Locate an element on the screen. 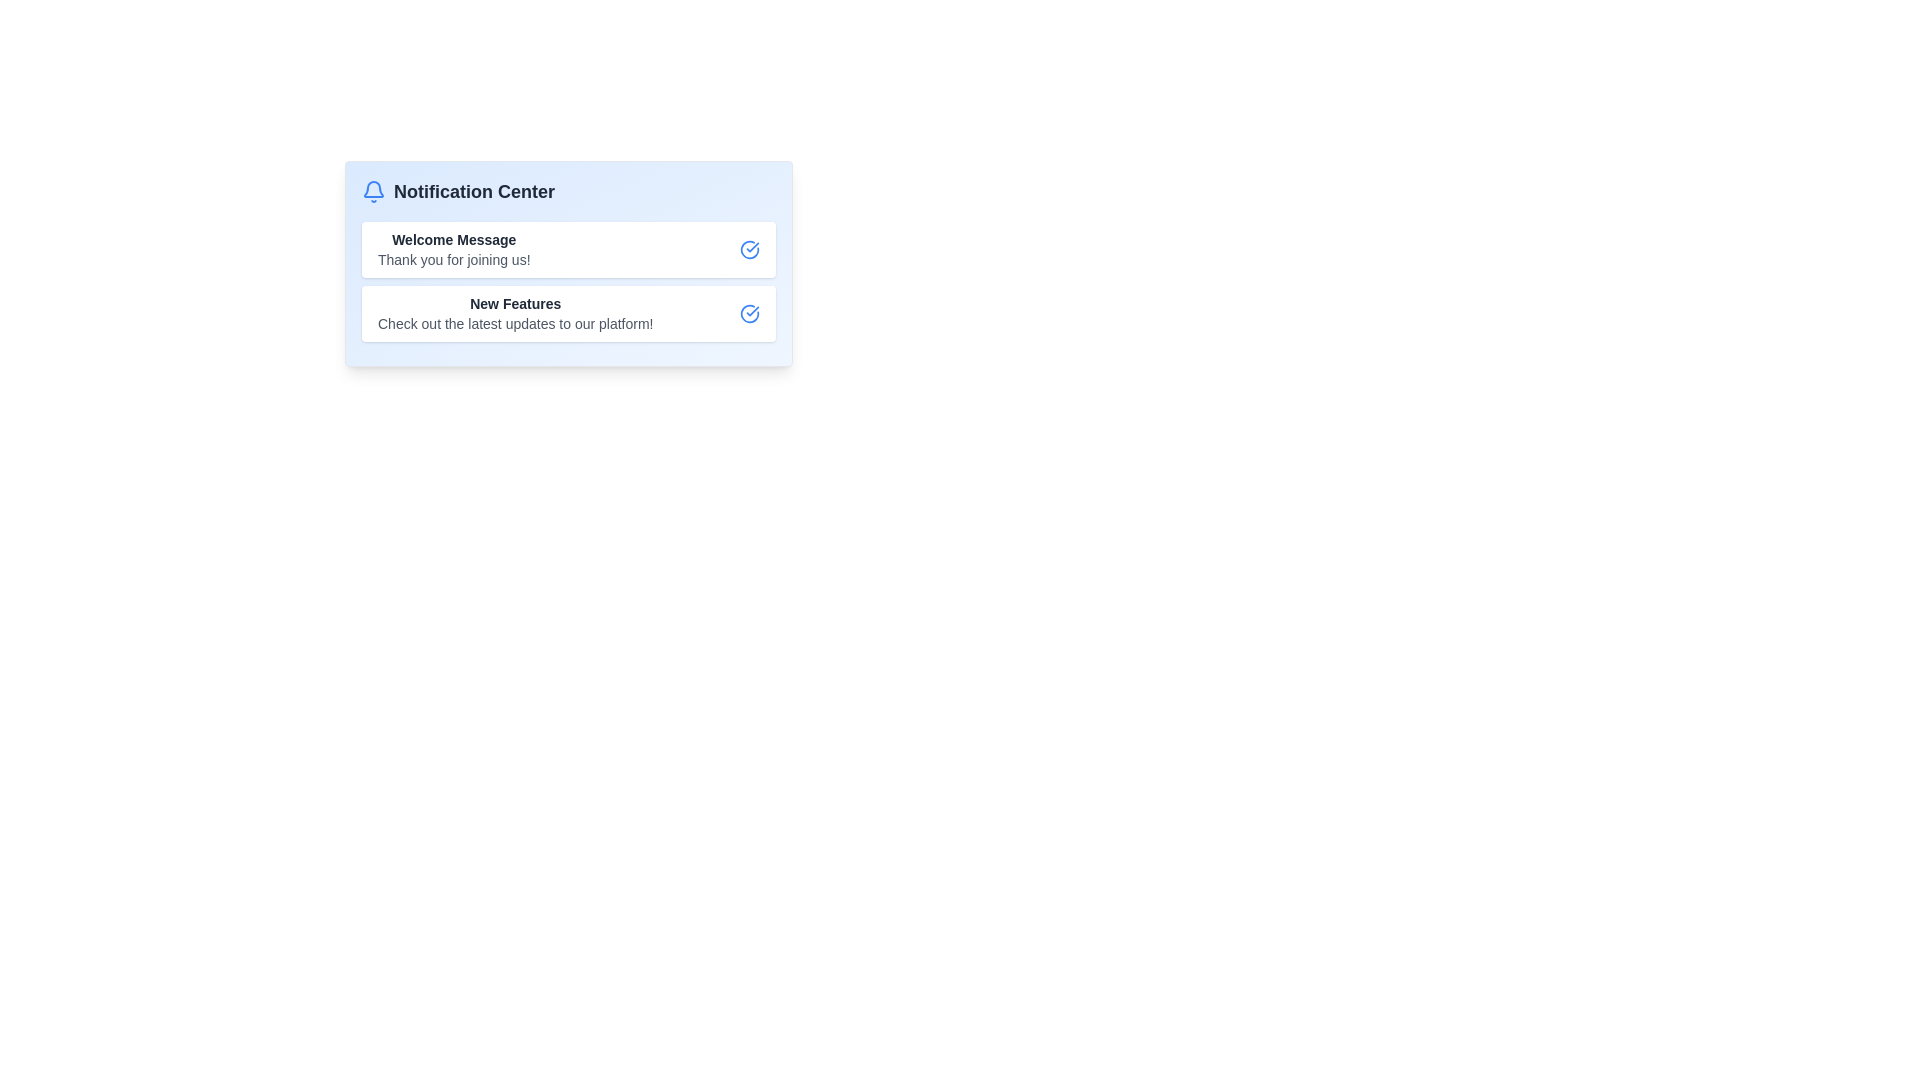  the confirmation button located at the right side of the 'New Features' notification block in the 'Notification Center' section is located at coordinates (748, 313).